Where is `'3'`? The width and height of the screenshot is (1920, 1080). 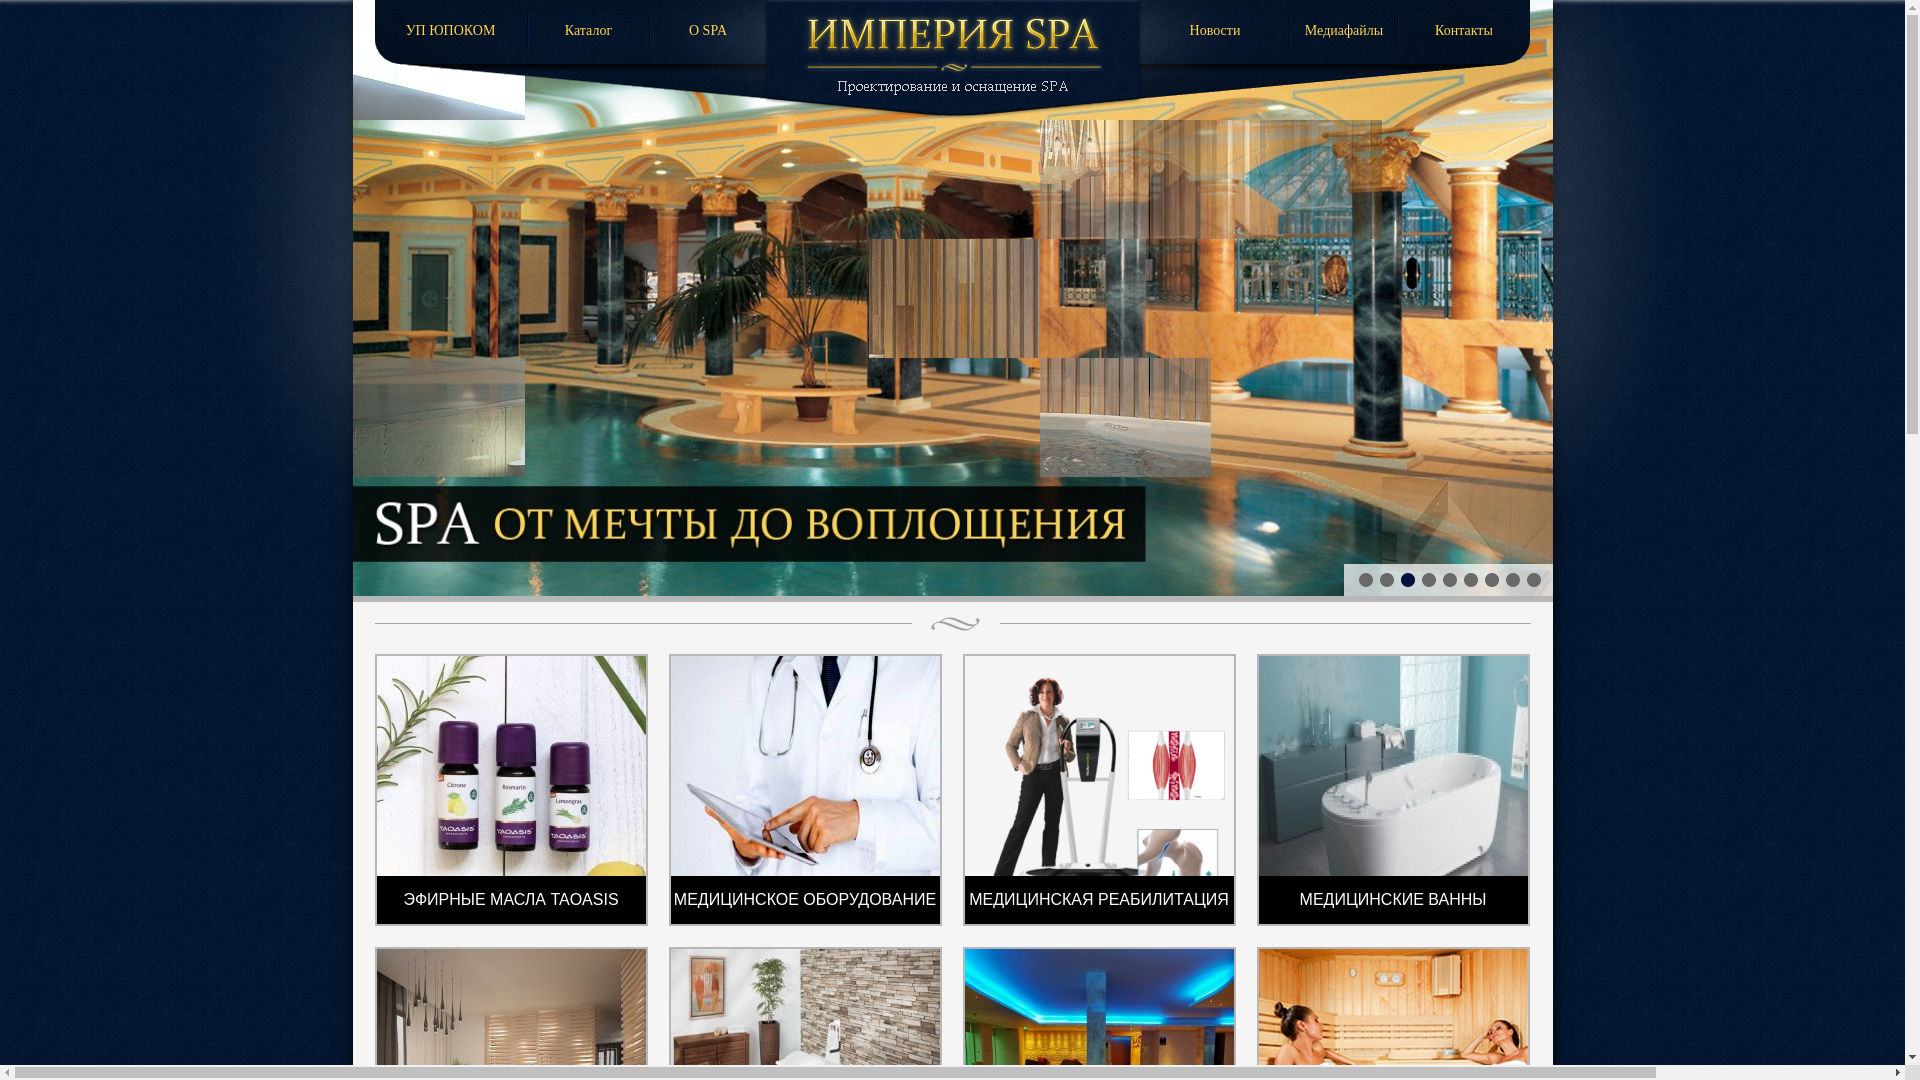
'3' is located at coordinates (1405, 579).